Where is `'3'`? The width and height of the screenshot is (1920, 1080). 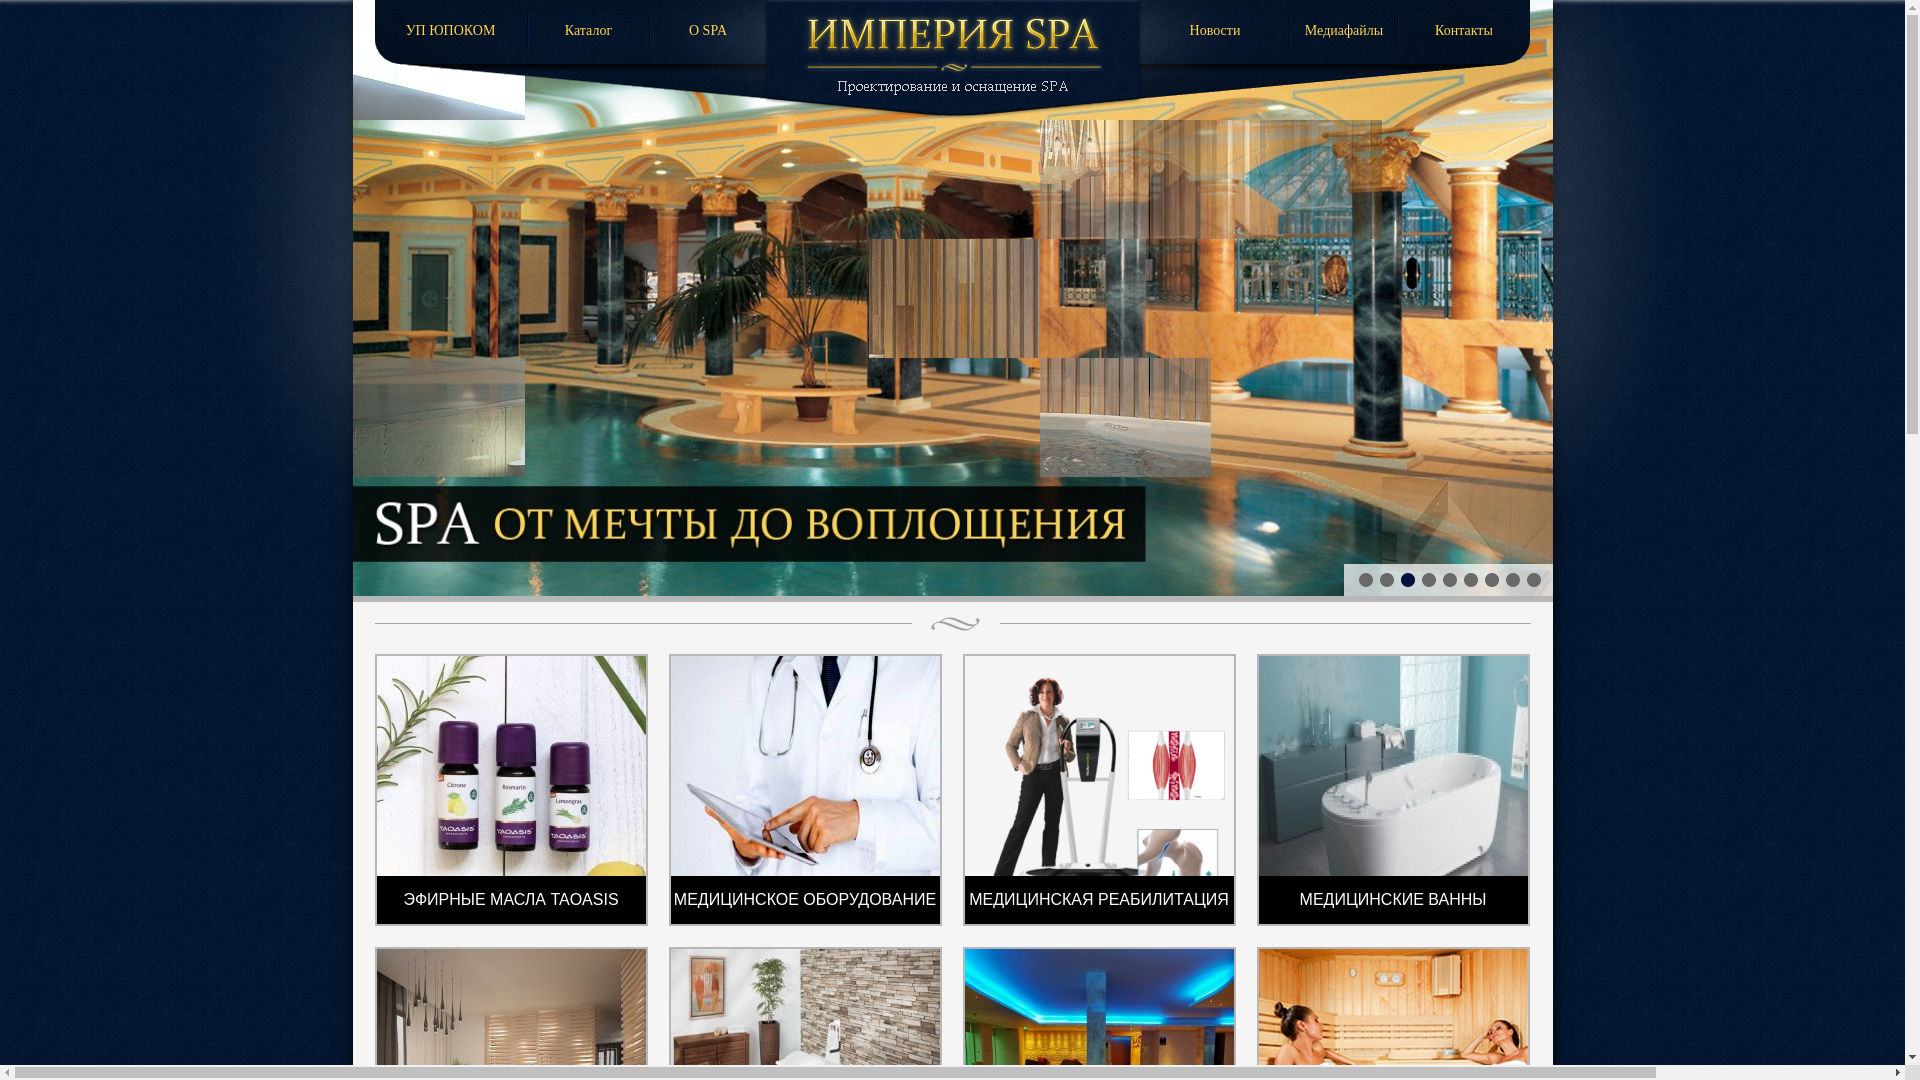
'3' is located at coordinates (1405, 579).